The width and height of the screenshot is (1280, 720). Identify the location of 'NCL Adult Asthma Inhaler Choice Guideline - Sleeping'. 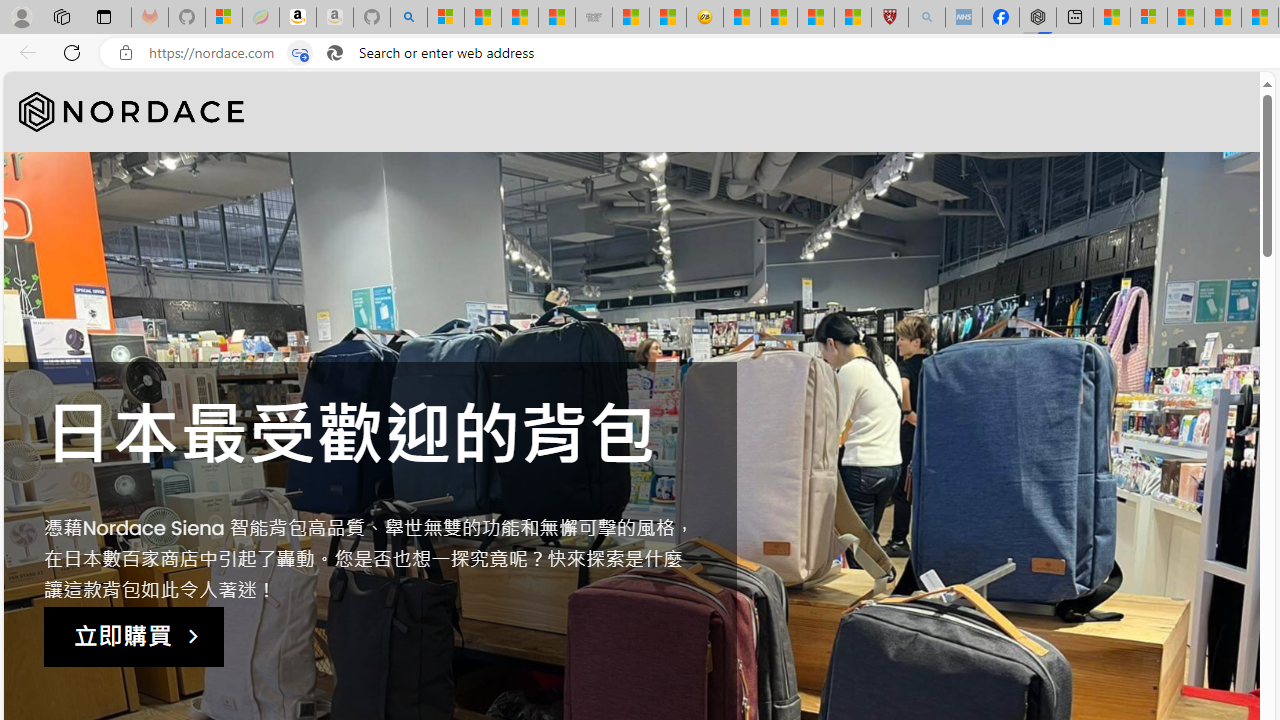
(963, 17).